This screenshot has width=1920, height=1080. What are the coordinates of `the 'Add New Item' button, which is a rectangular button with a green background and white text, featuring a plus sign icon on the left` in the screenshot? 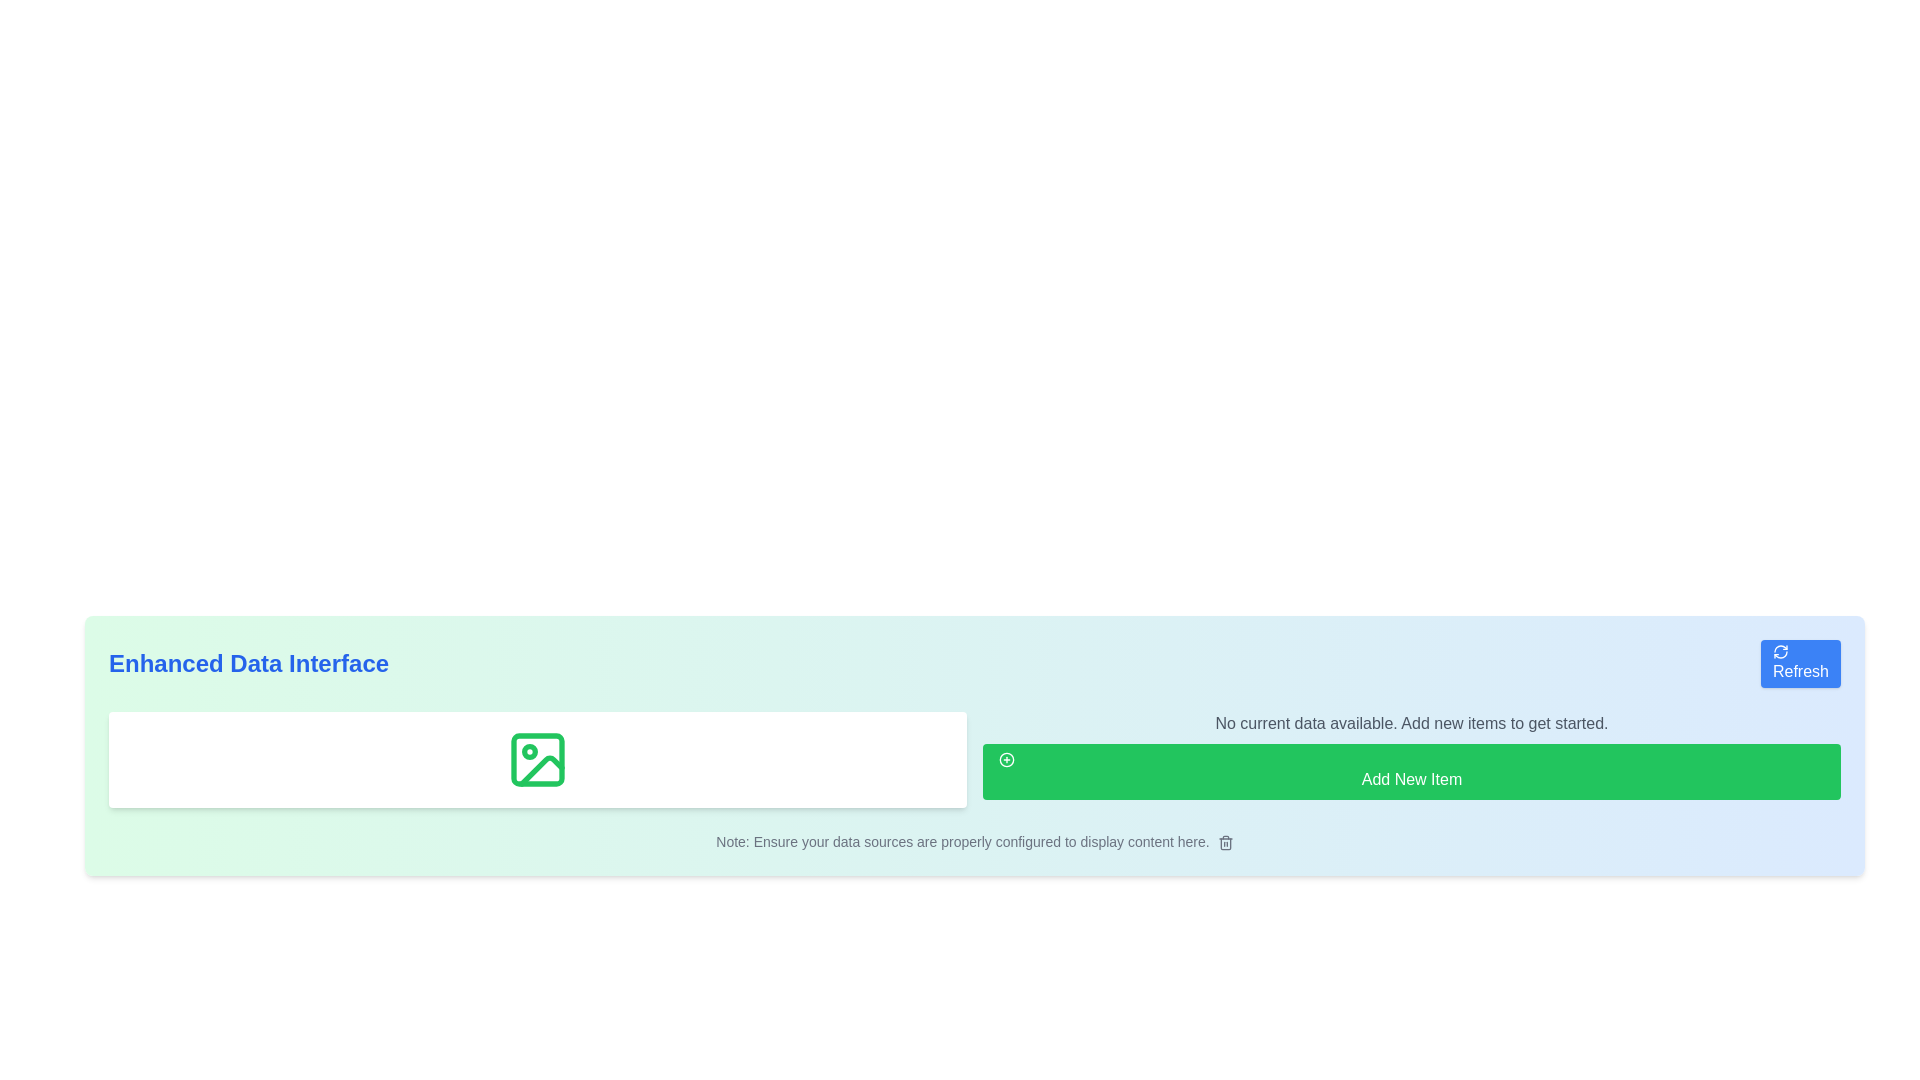 It's located at (1410, 770).